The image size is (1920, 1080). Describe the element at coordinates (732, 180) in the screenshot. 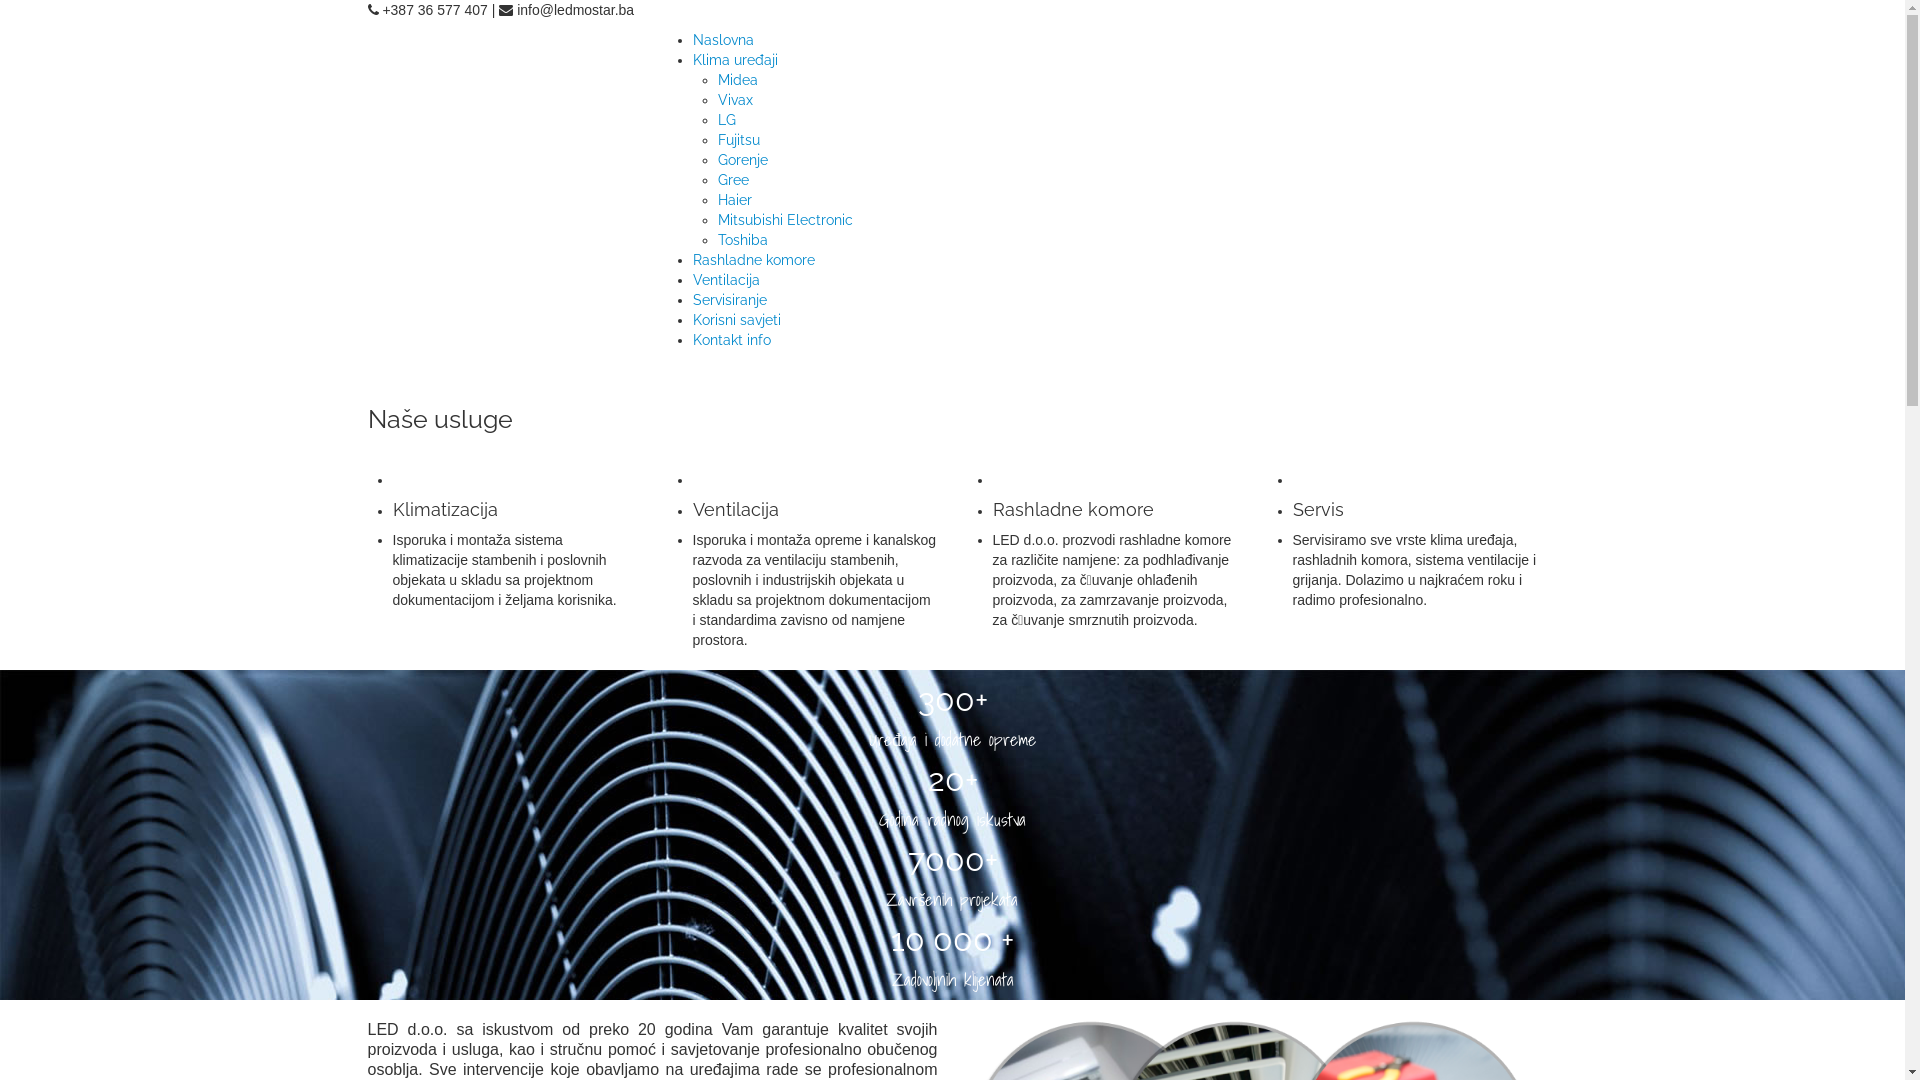

I see `'Gree'` at that location.